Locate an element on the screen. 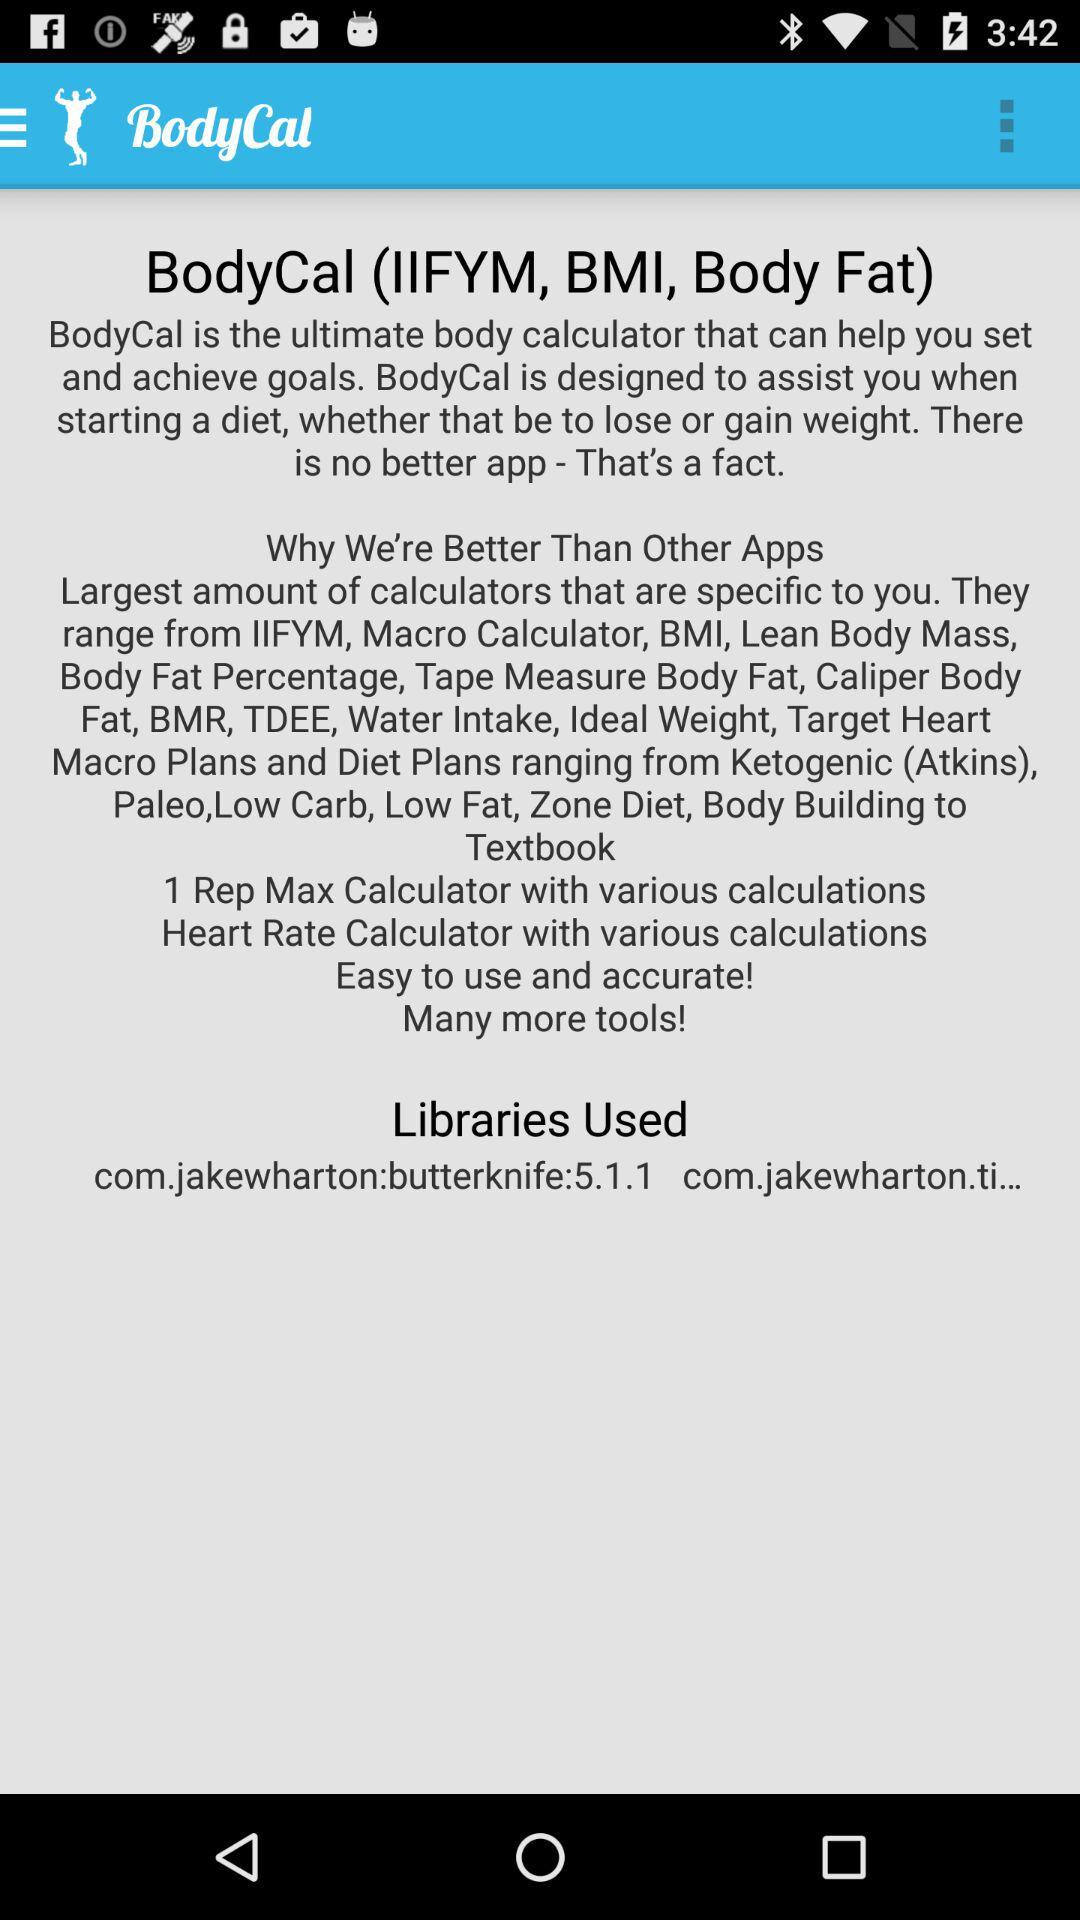  the item to the right of the bodycal is located at coordinates (1006, 124).